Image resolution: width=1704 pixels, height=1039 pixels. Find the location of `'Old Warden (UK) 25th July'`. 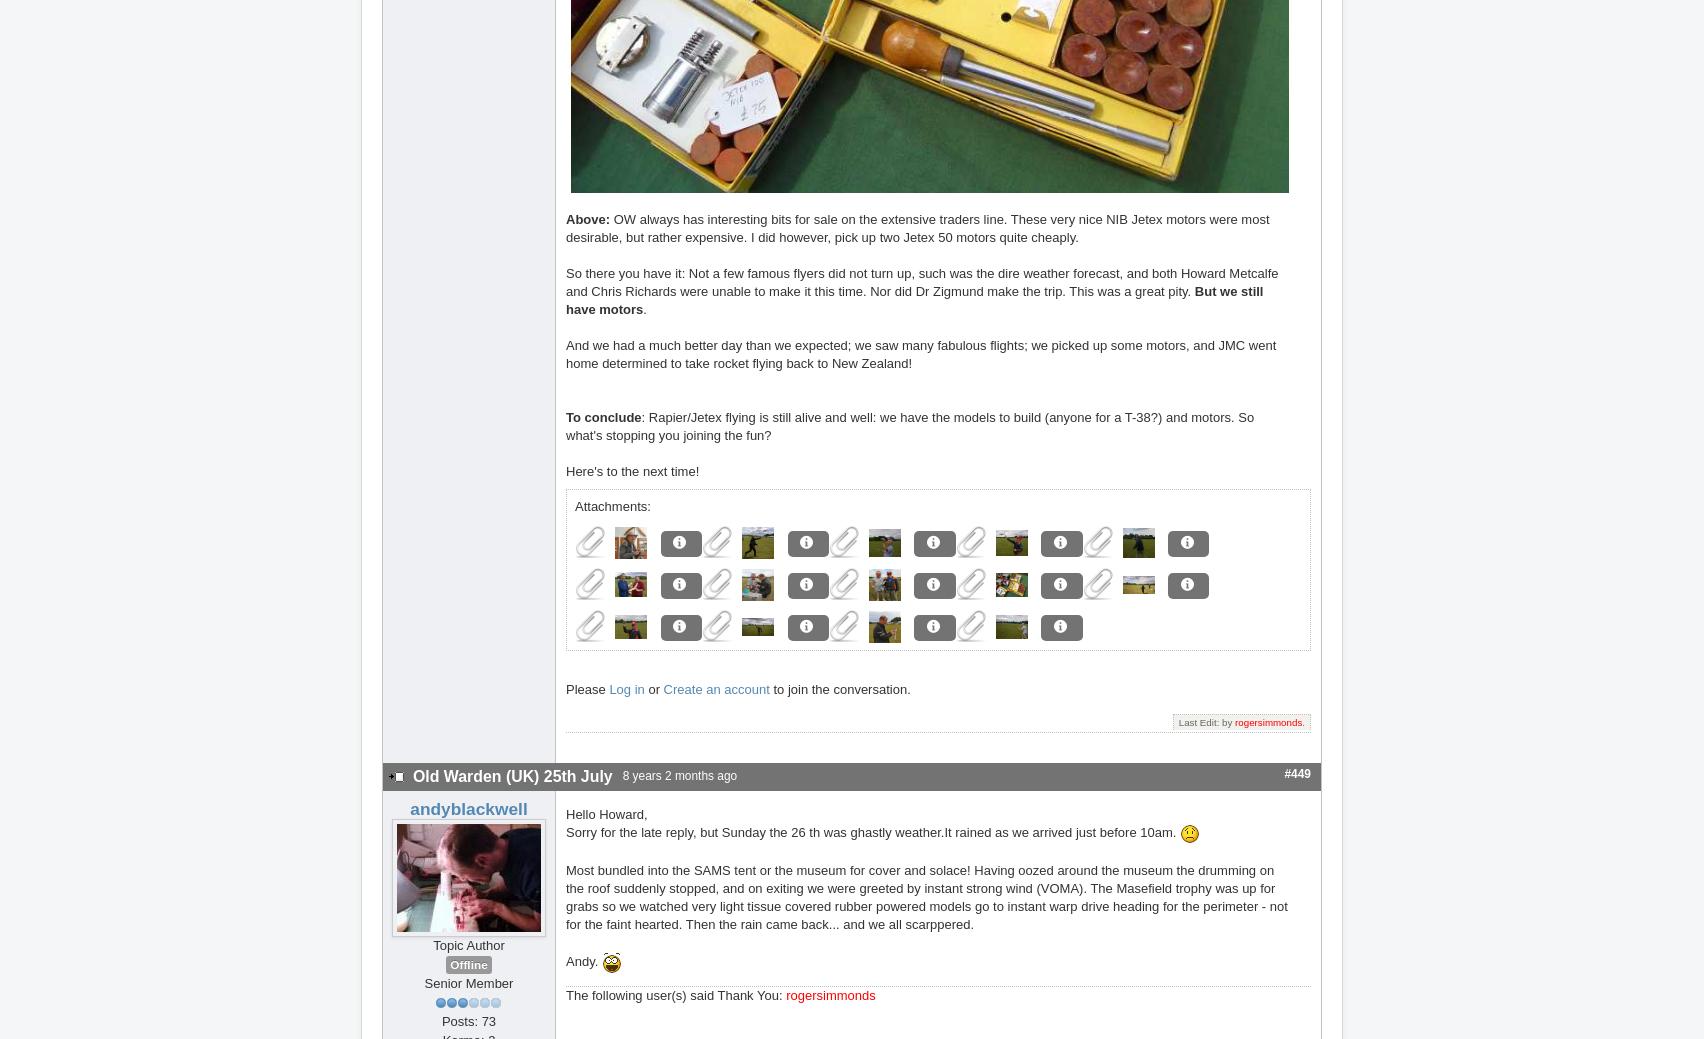

'Old Warden (UK) 25th July' is located at coordinates (512, 775).